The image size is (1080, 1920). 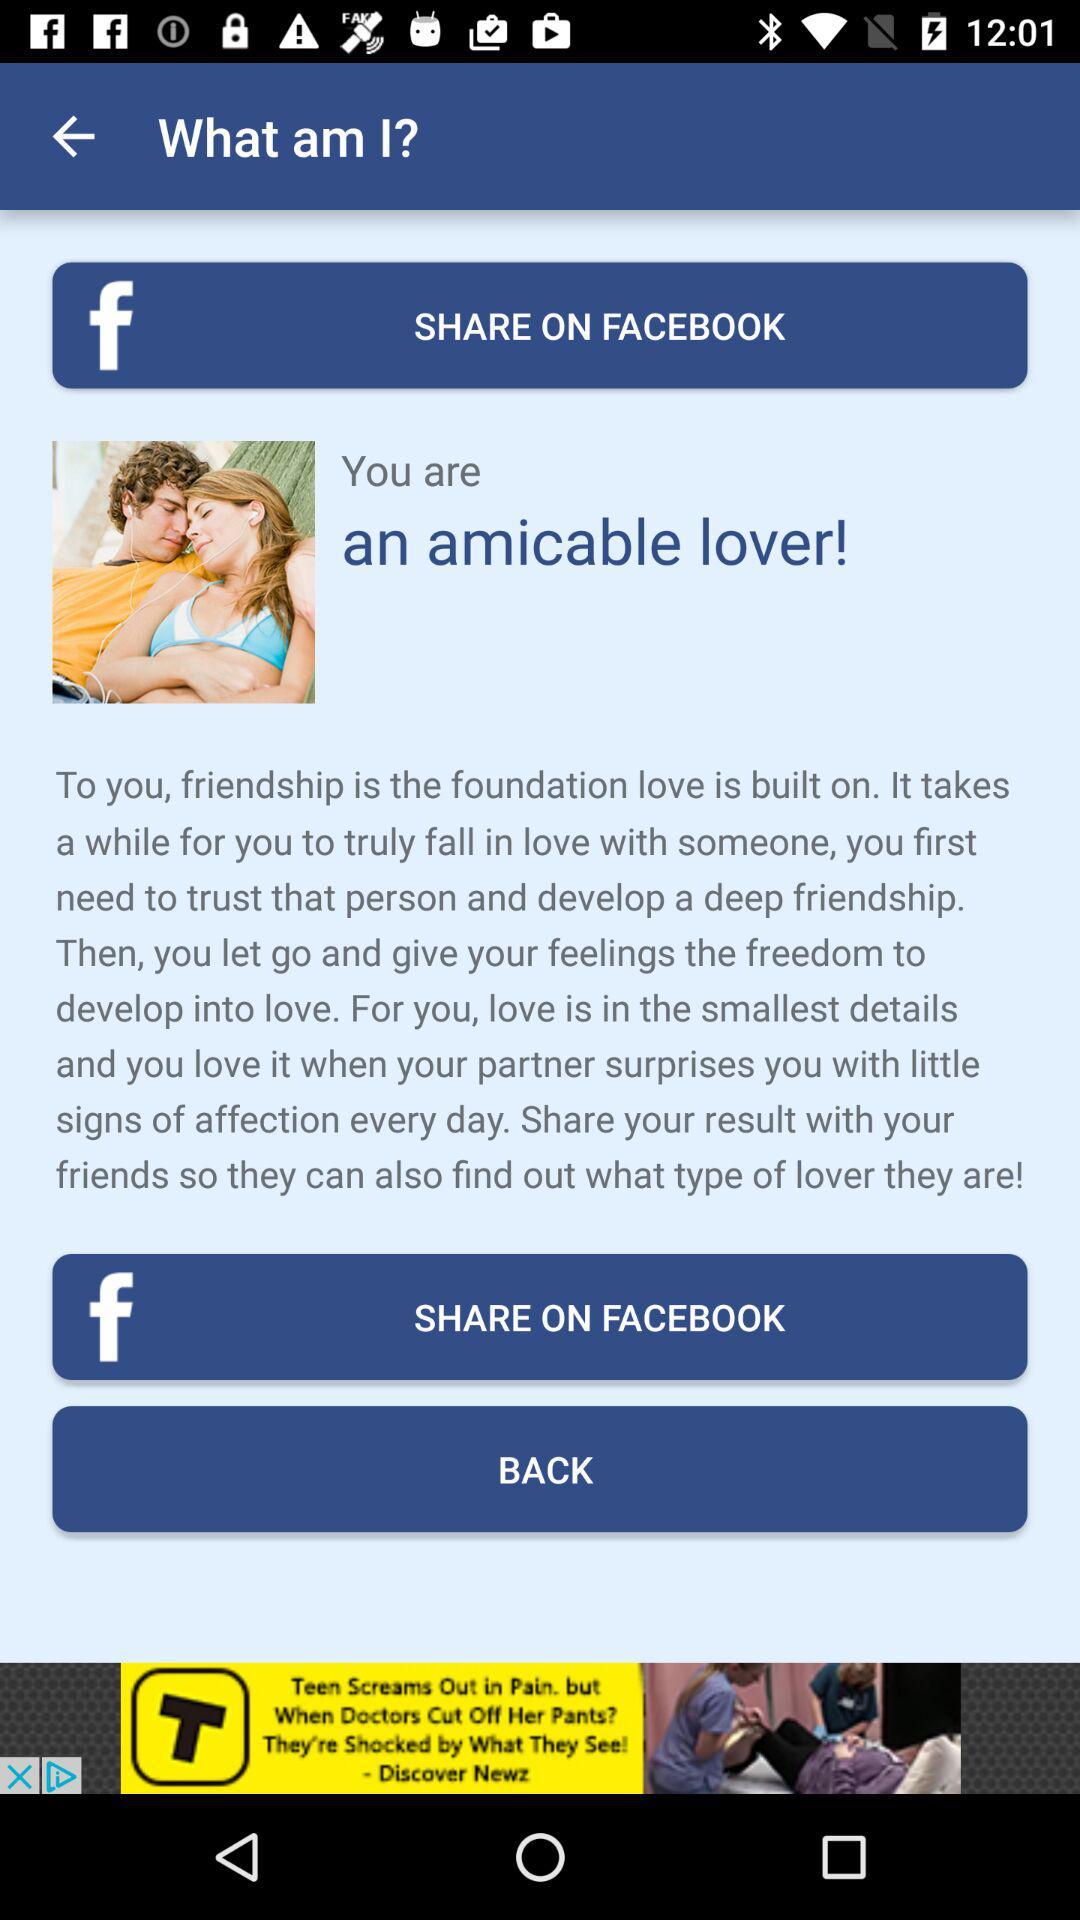 What do you see at coordinates (540, 1727) in the screenshot?
I see `advertise an app` at bounding box center [540, 1727].